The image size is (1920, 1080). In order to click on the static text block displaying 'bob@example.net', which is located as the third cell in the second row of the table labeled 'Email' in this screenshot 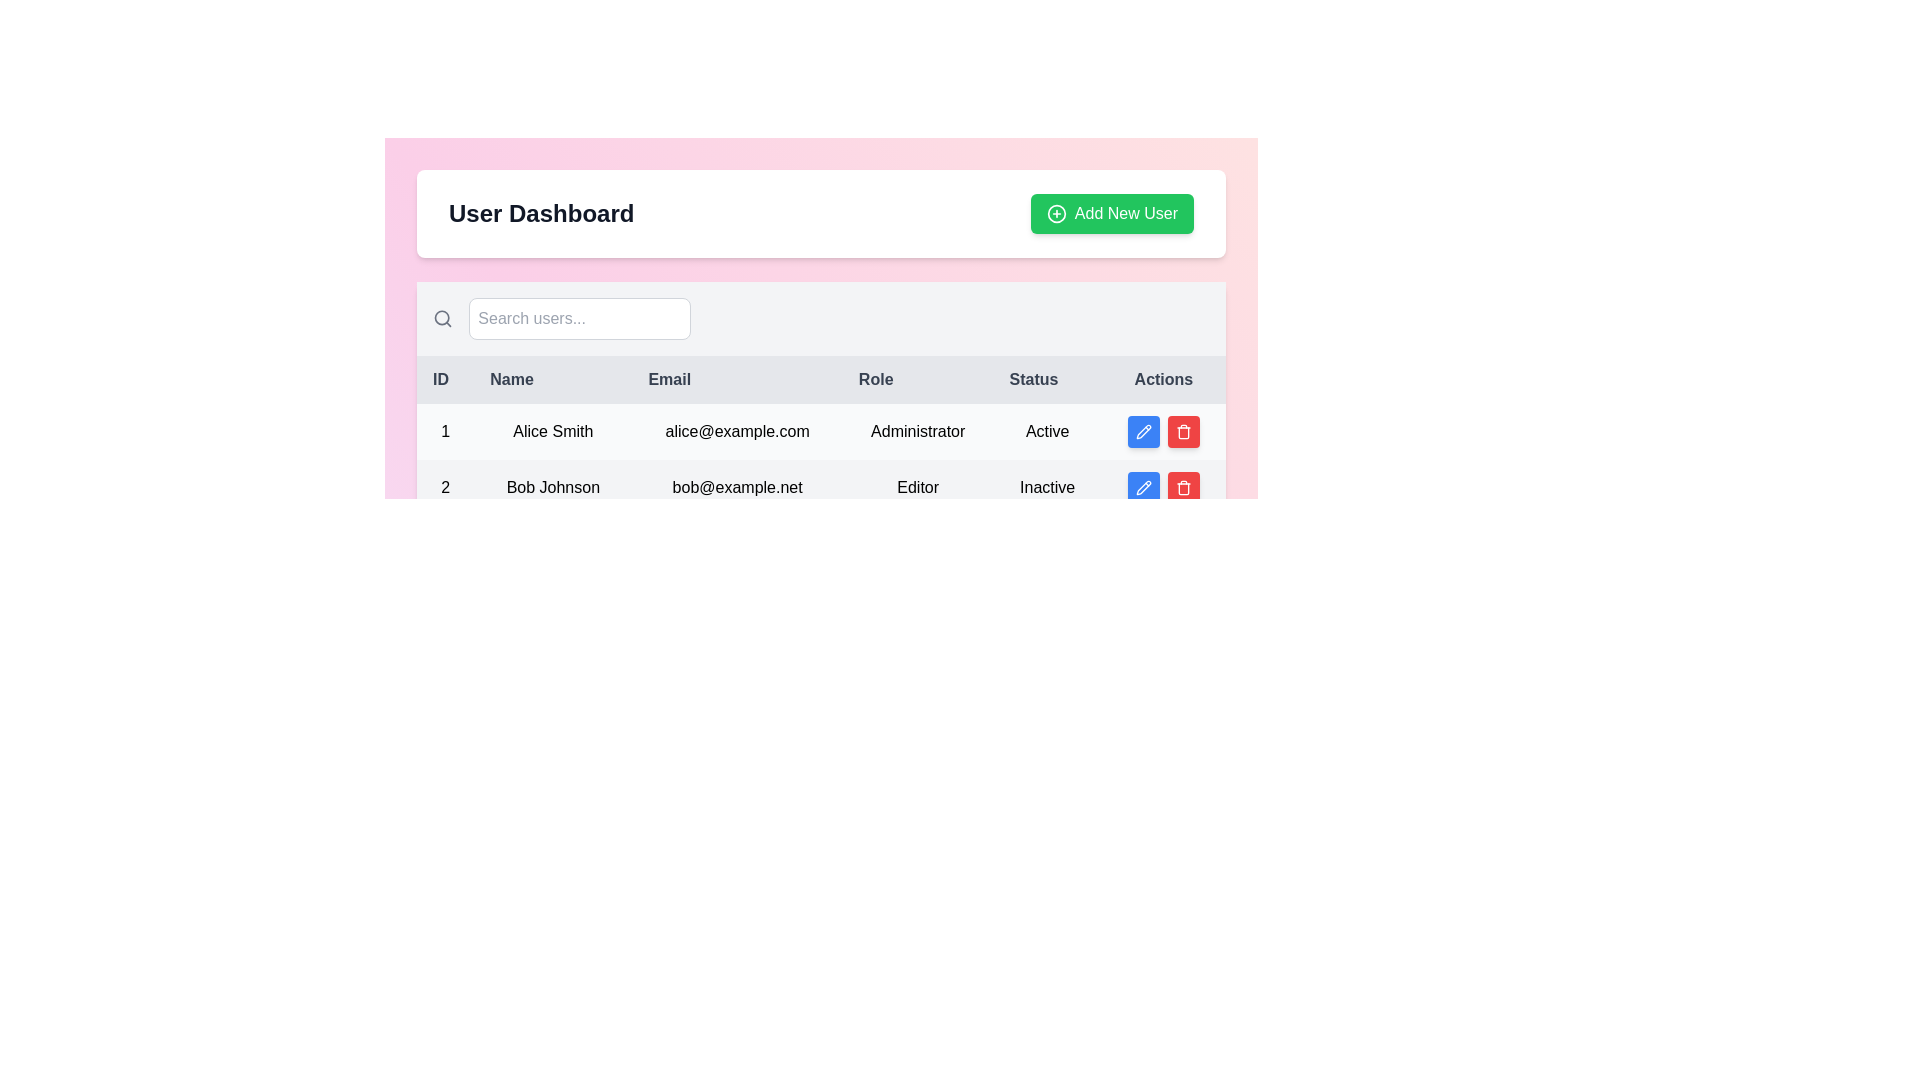, I will do `click(736, 488)`.